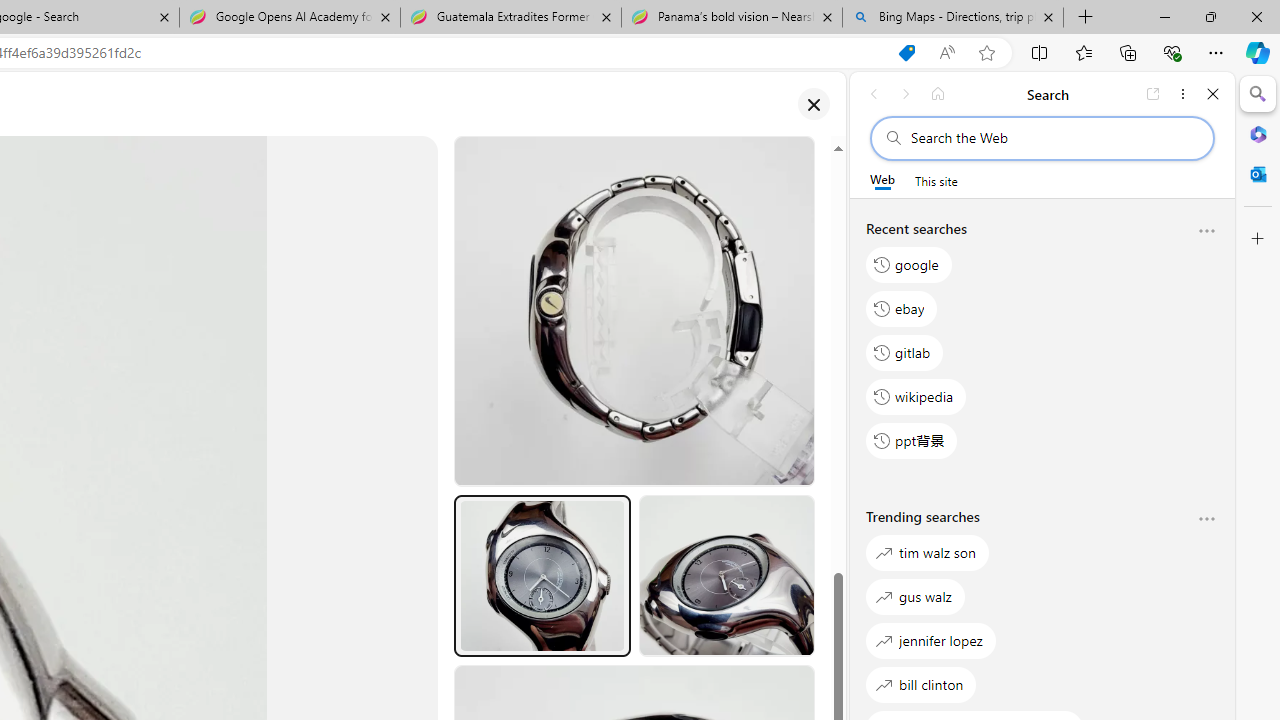 This screenshot has height=720, width=1280. What do you see at coordinates (905, 52) in the screenshot?
I see `'You have the best price! Shopping in Microsoft Edge'` at bounding box center [905, 52].